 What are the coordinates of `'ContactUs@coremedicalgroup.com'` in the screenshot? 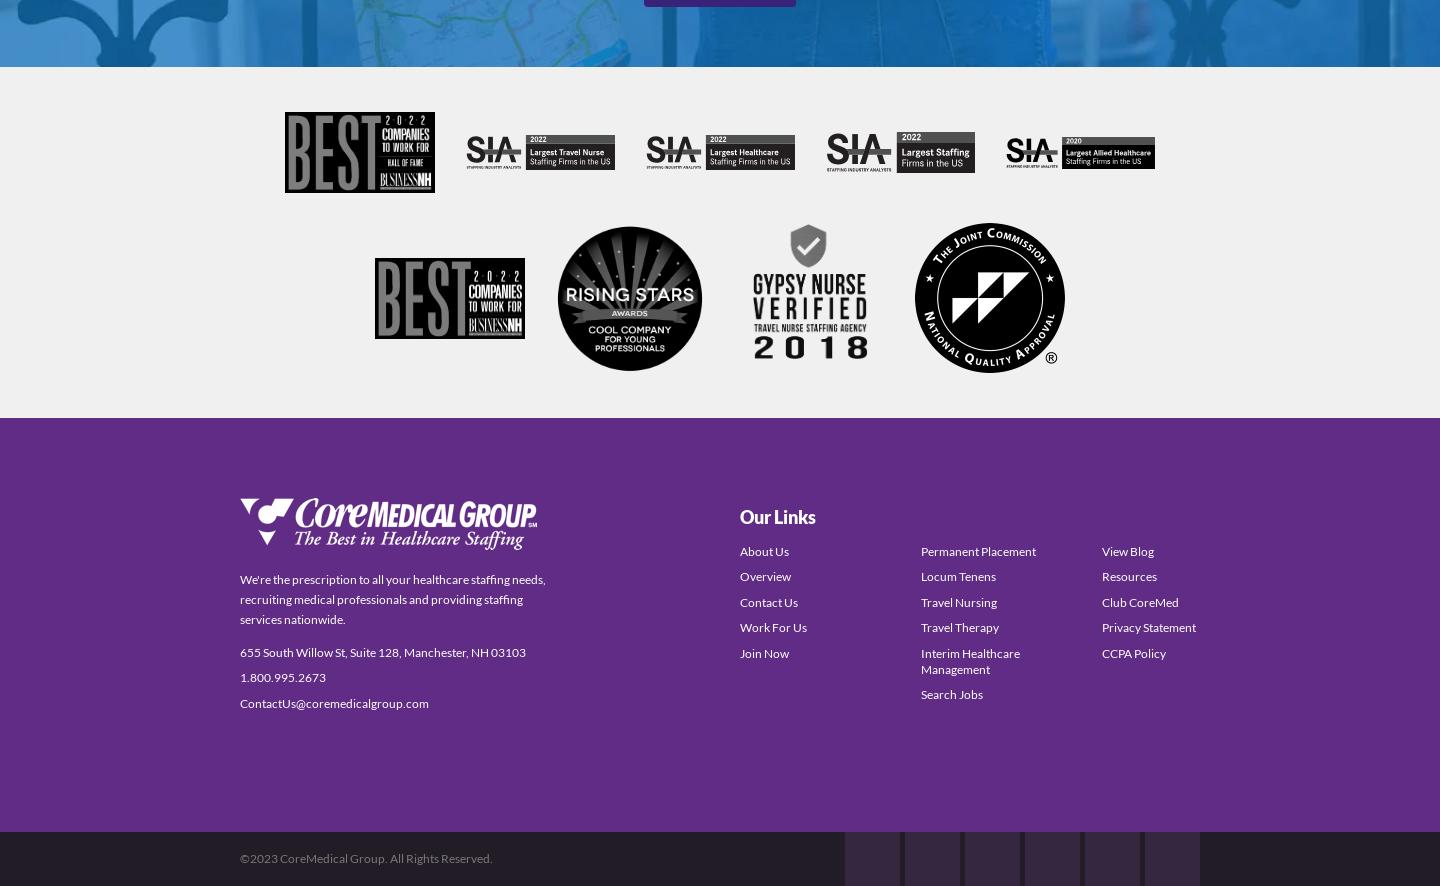 It's located at (334, 701).